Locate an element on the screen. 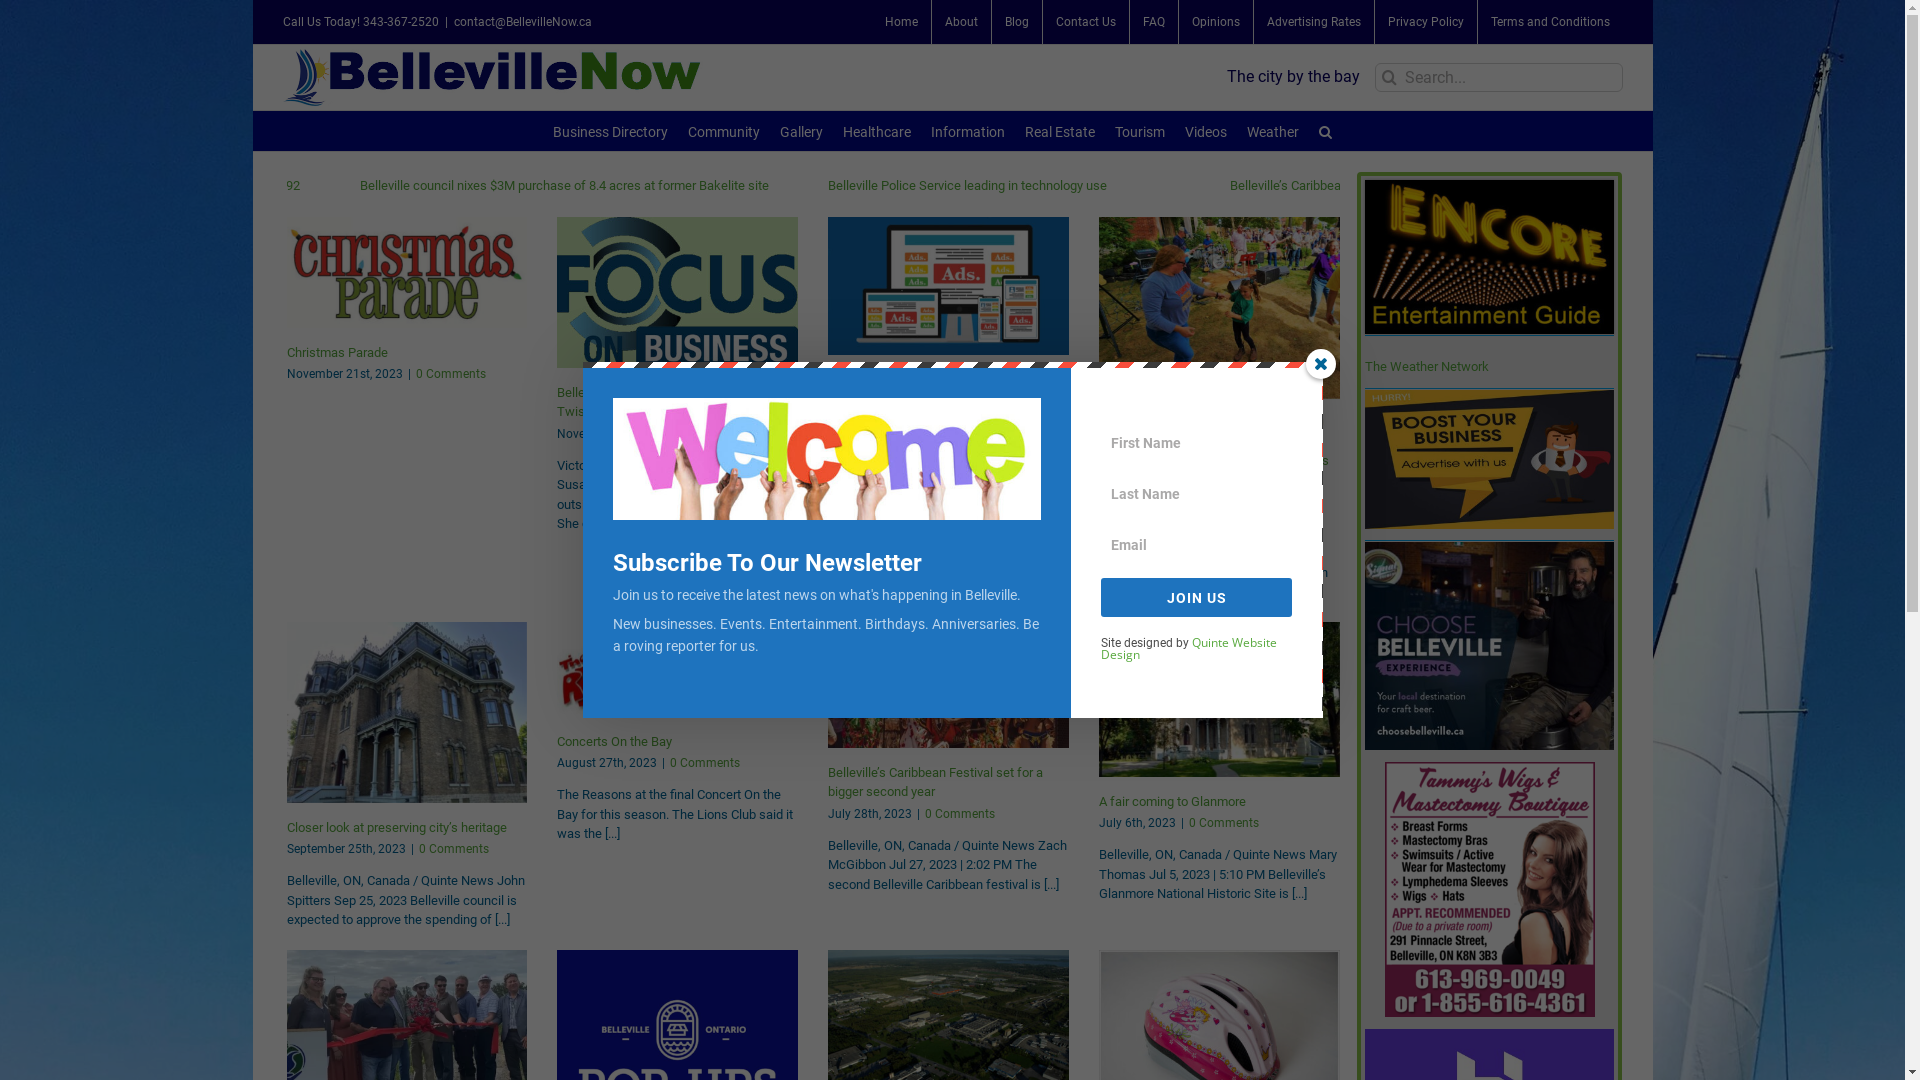 This screenshot has height=1080, width=1920. 'Information' is located at coordinates (968, 130).